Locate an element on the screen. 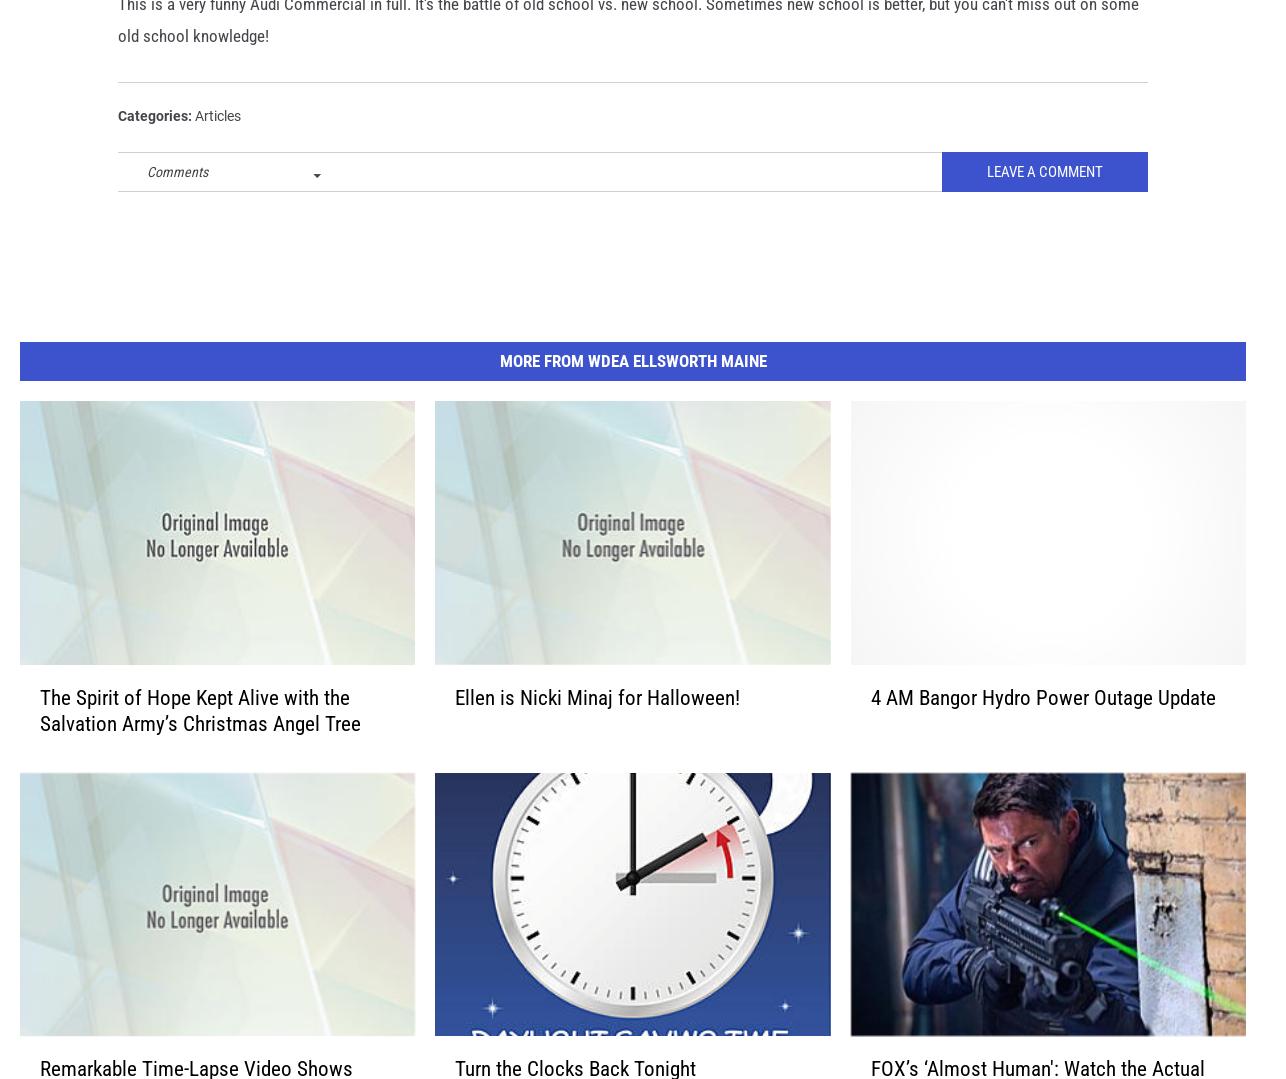 This screenshot has height=1079, width=1286. 'Comments' is located at coordinates (177, 204).